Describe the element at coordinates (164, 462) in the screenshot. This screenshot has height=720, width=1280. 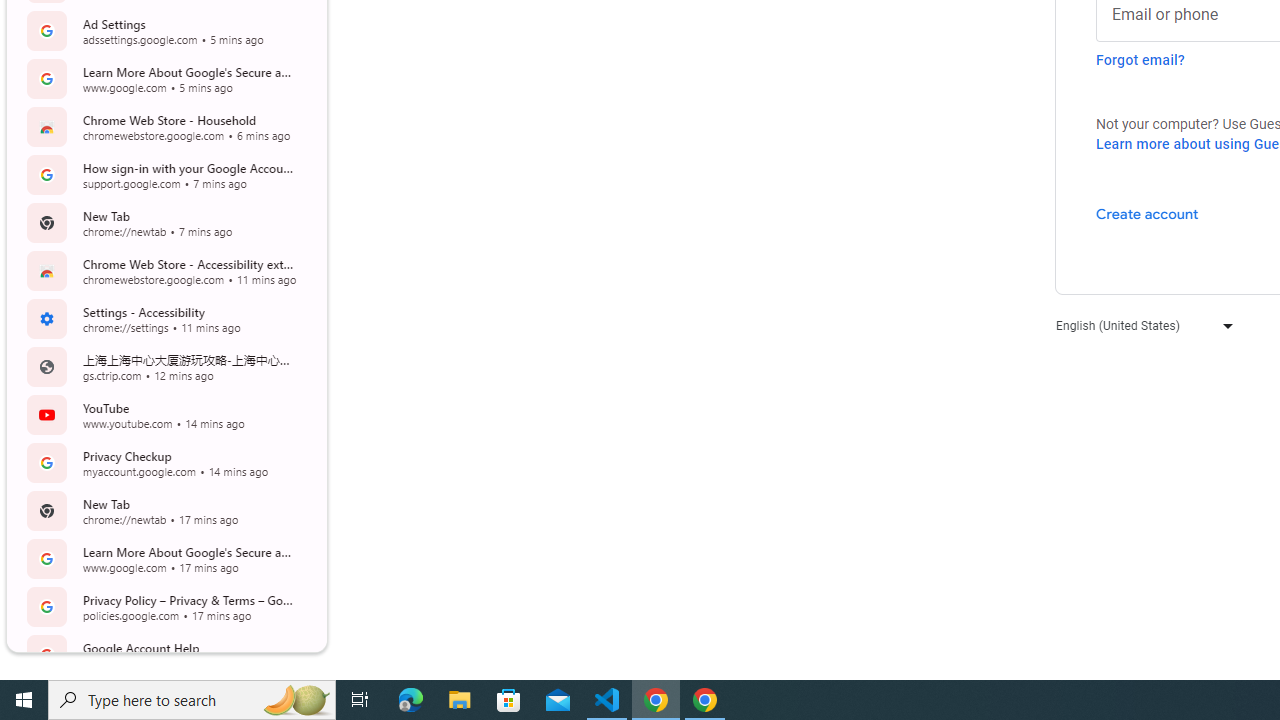
I see `'Privacy Checkup myaccount.google.com 14 mins ago Open Tab'` at that location.